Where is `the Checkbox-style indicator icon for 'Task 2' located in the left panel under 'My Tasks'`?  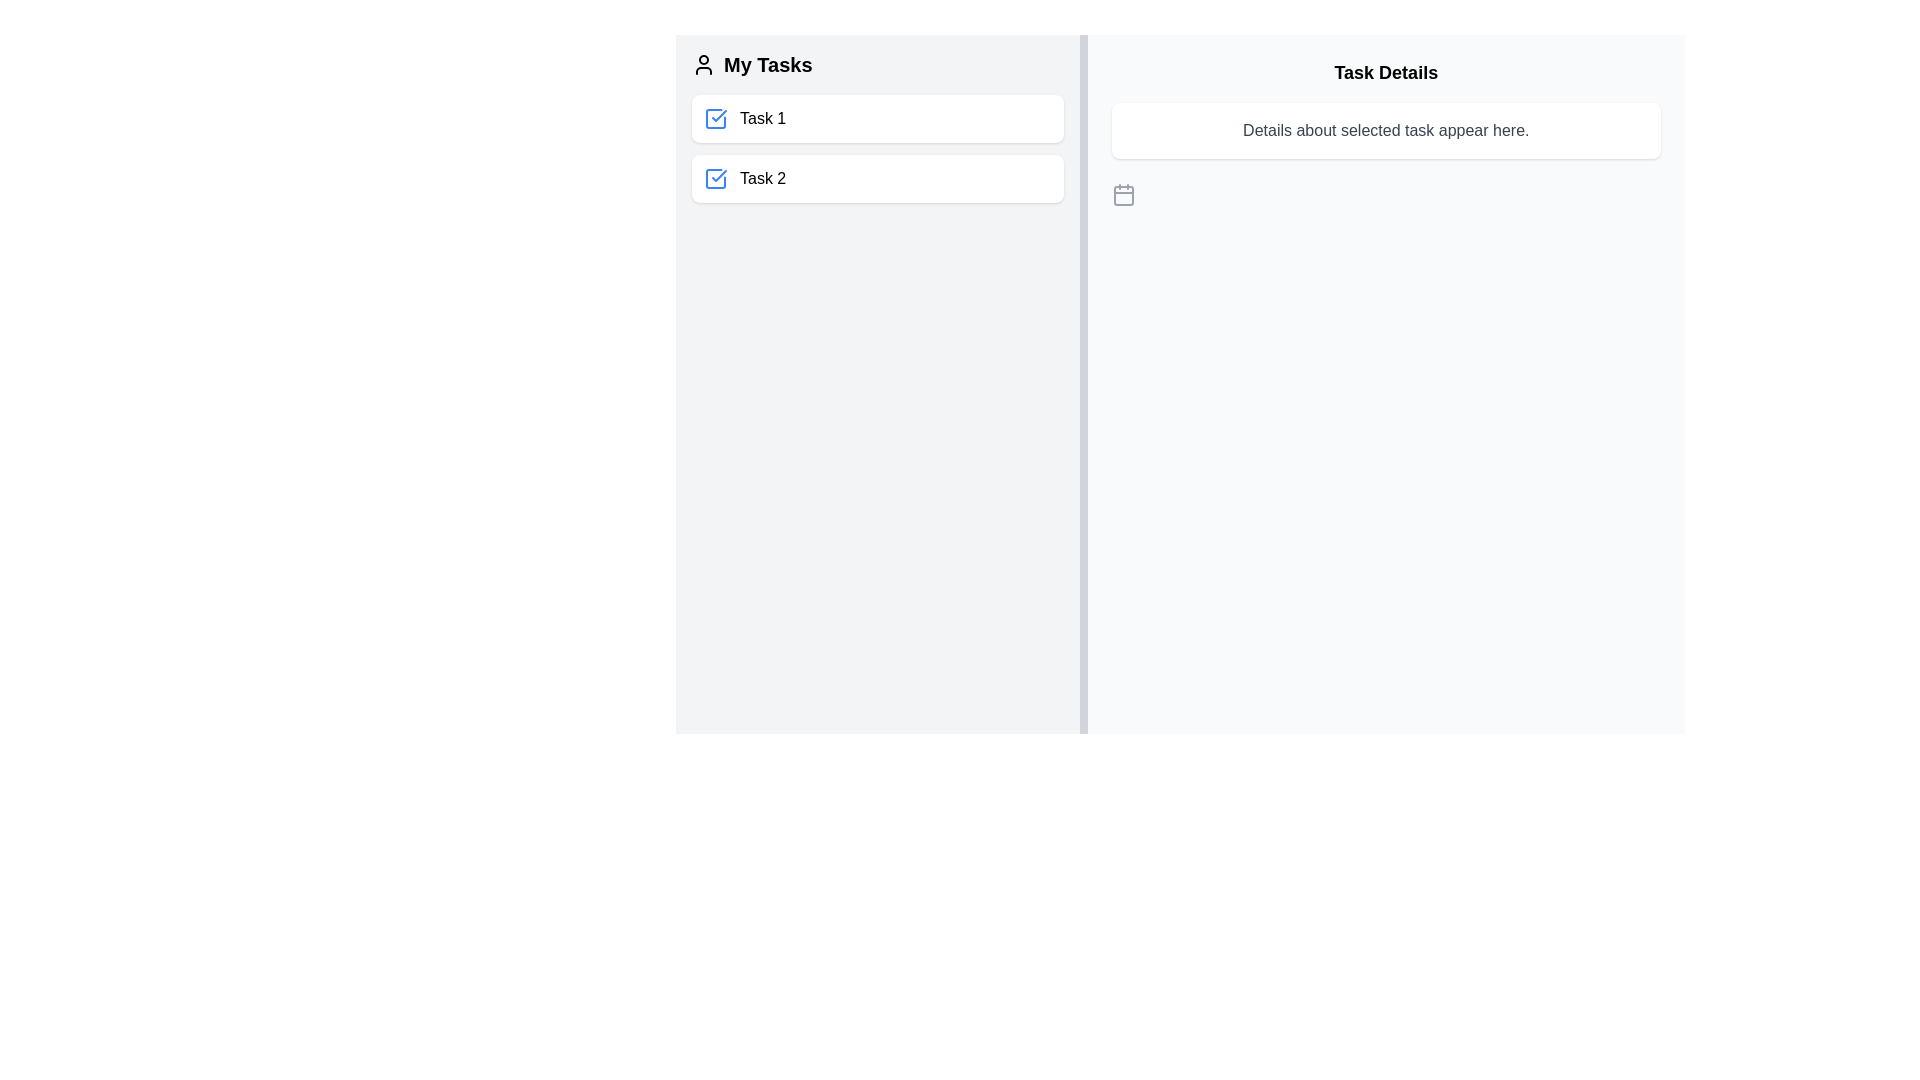 the Checkbox-style indicator icon for 'Task 2' located in the left panel under 'My Tasks' is located at coordinates (715, 177).